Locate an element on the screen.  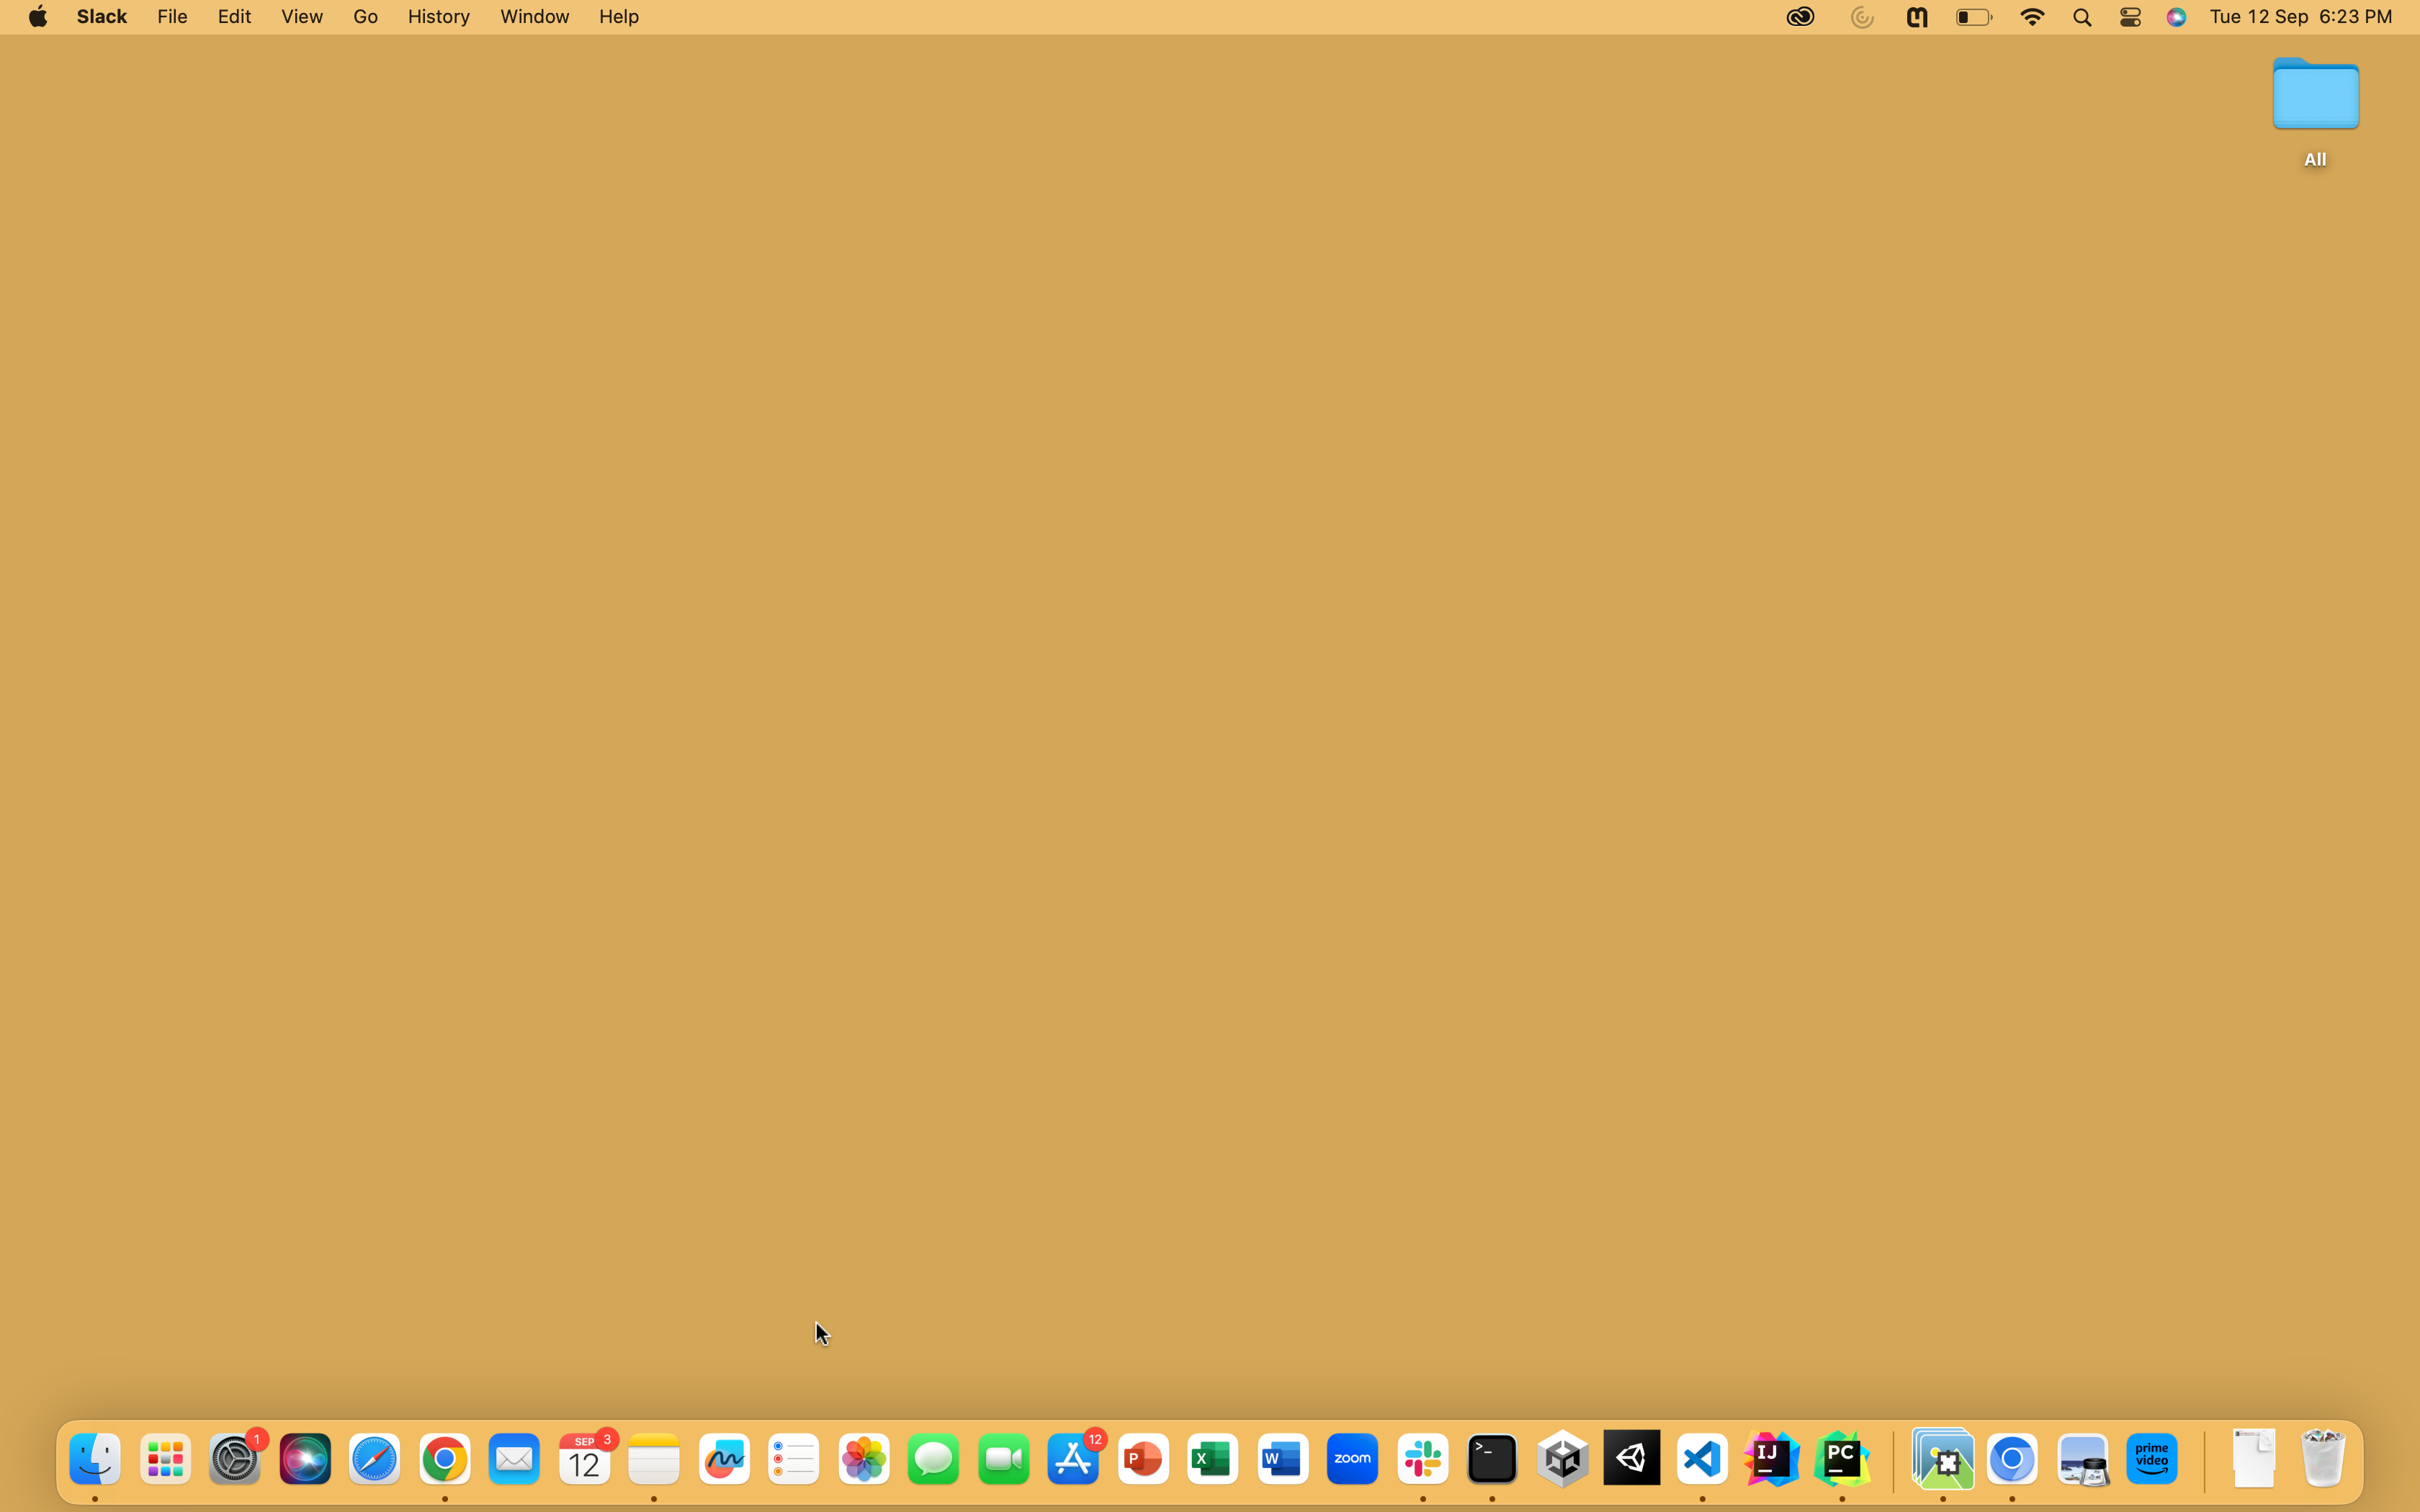
Search for App Calculator using search icon is located at coordinates (2081, 17).